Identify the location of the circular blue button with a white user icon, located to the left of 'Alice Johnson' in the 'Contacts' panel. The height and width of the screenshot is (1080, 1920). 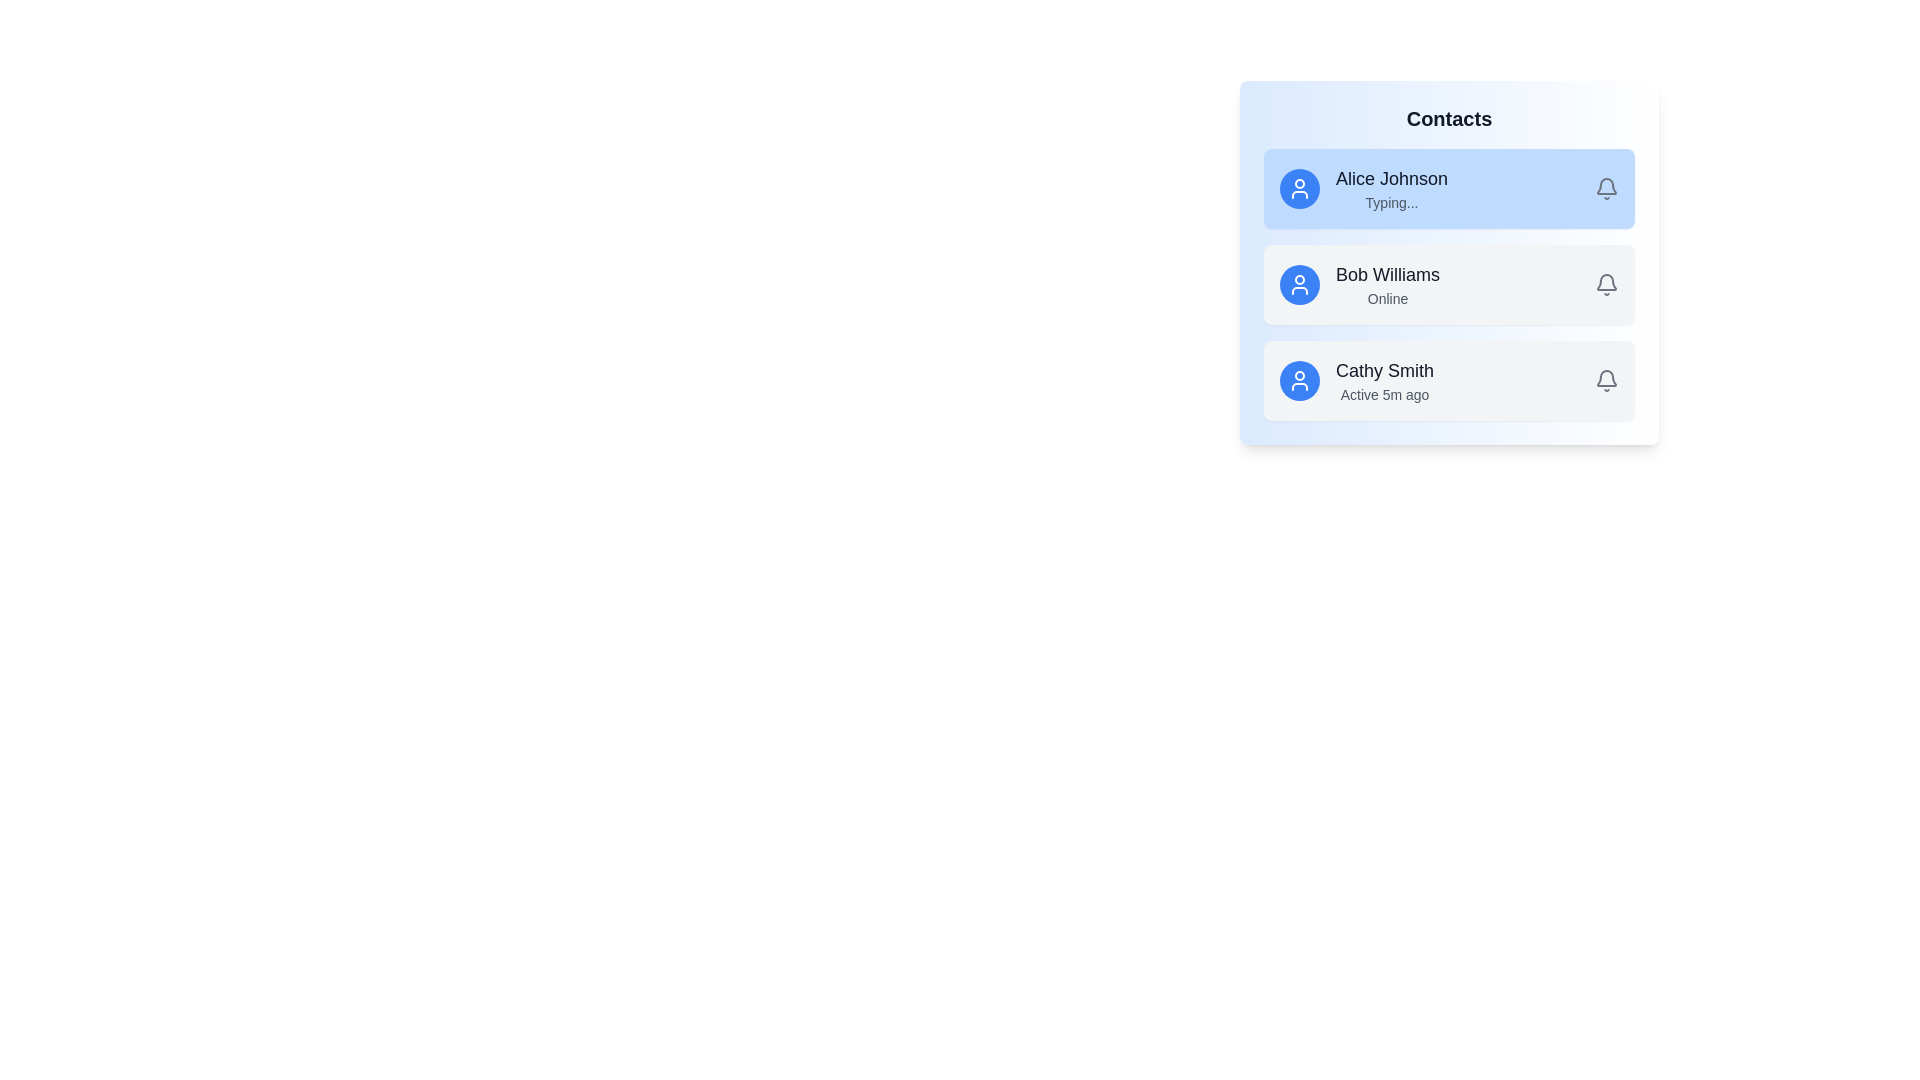
(1300, 189).